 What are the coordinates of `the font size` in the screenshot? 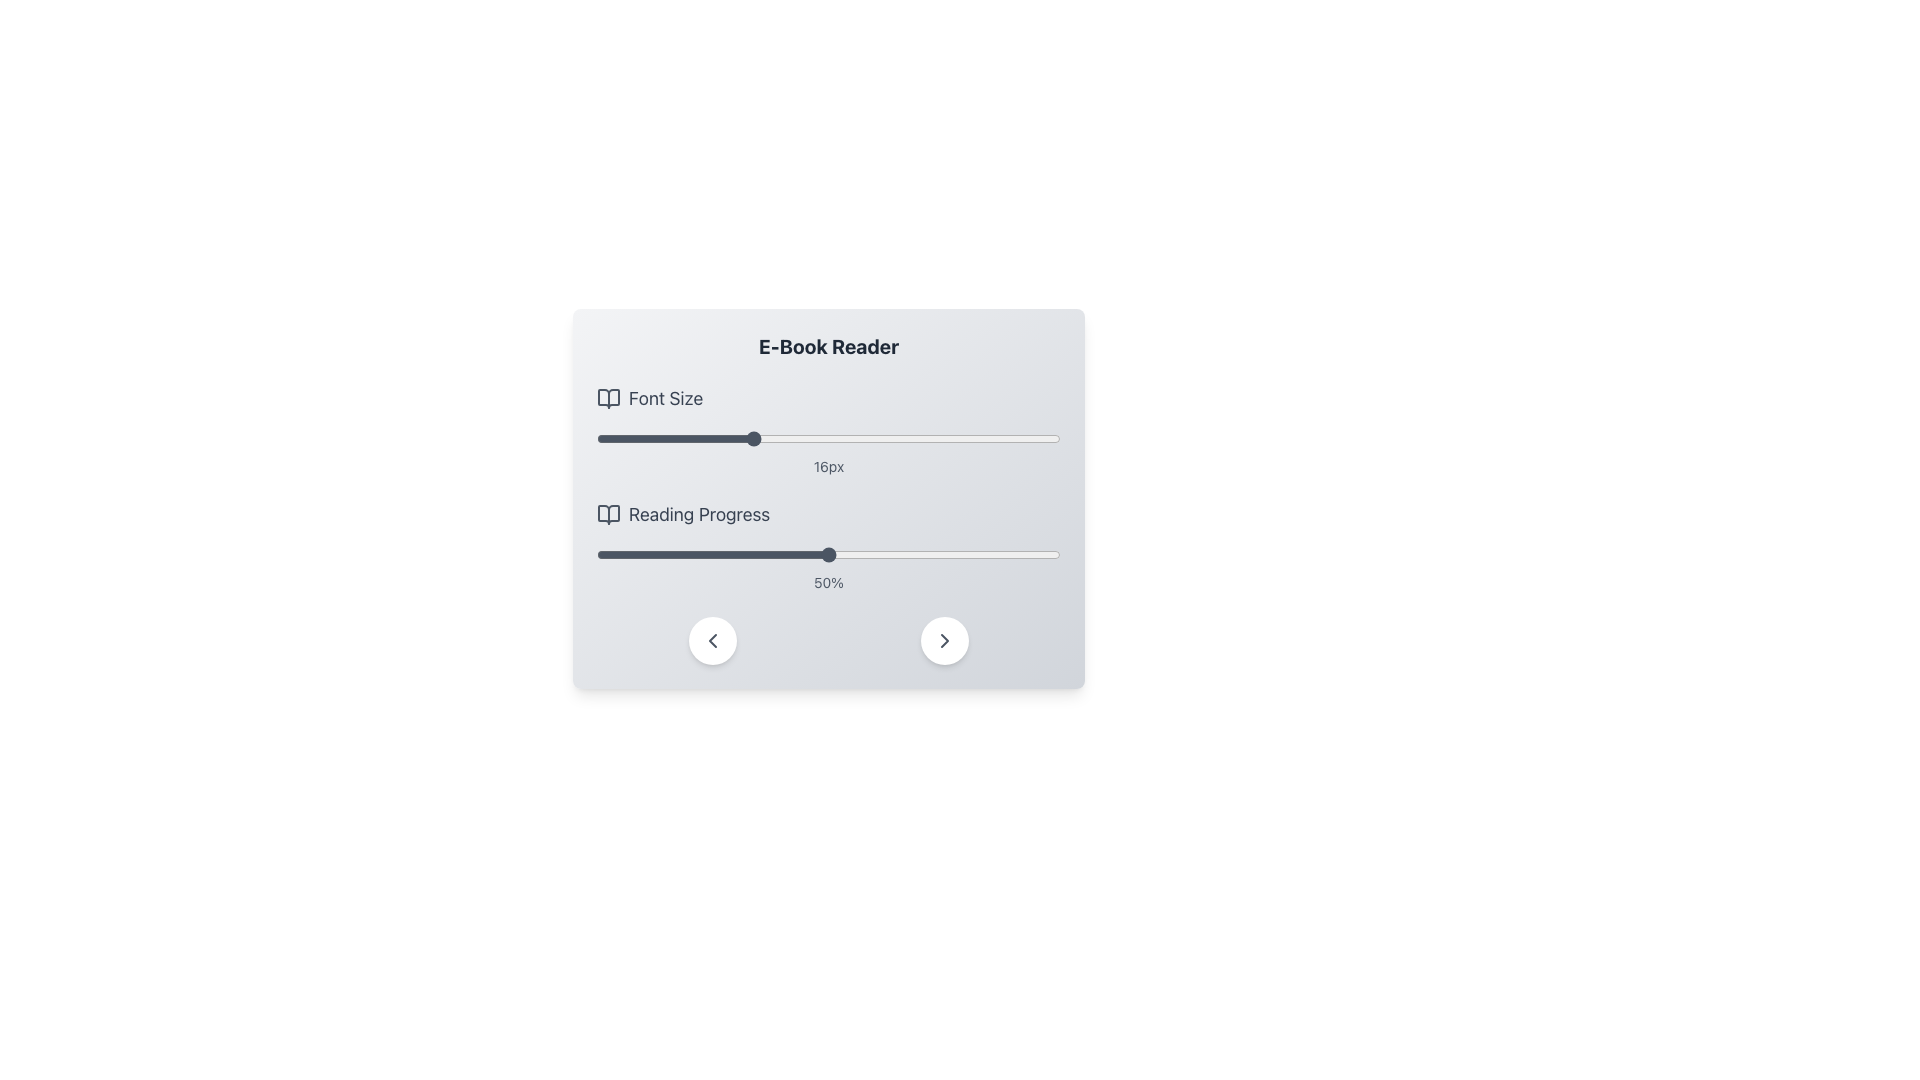 It's located at (944, 438).